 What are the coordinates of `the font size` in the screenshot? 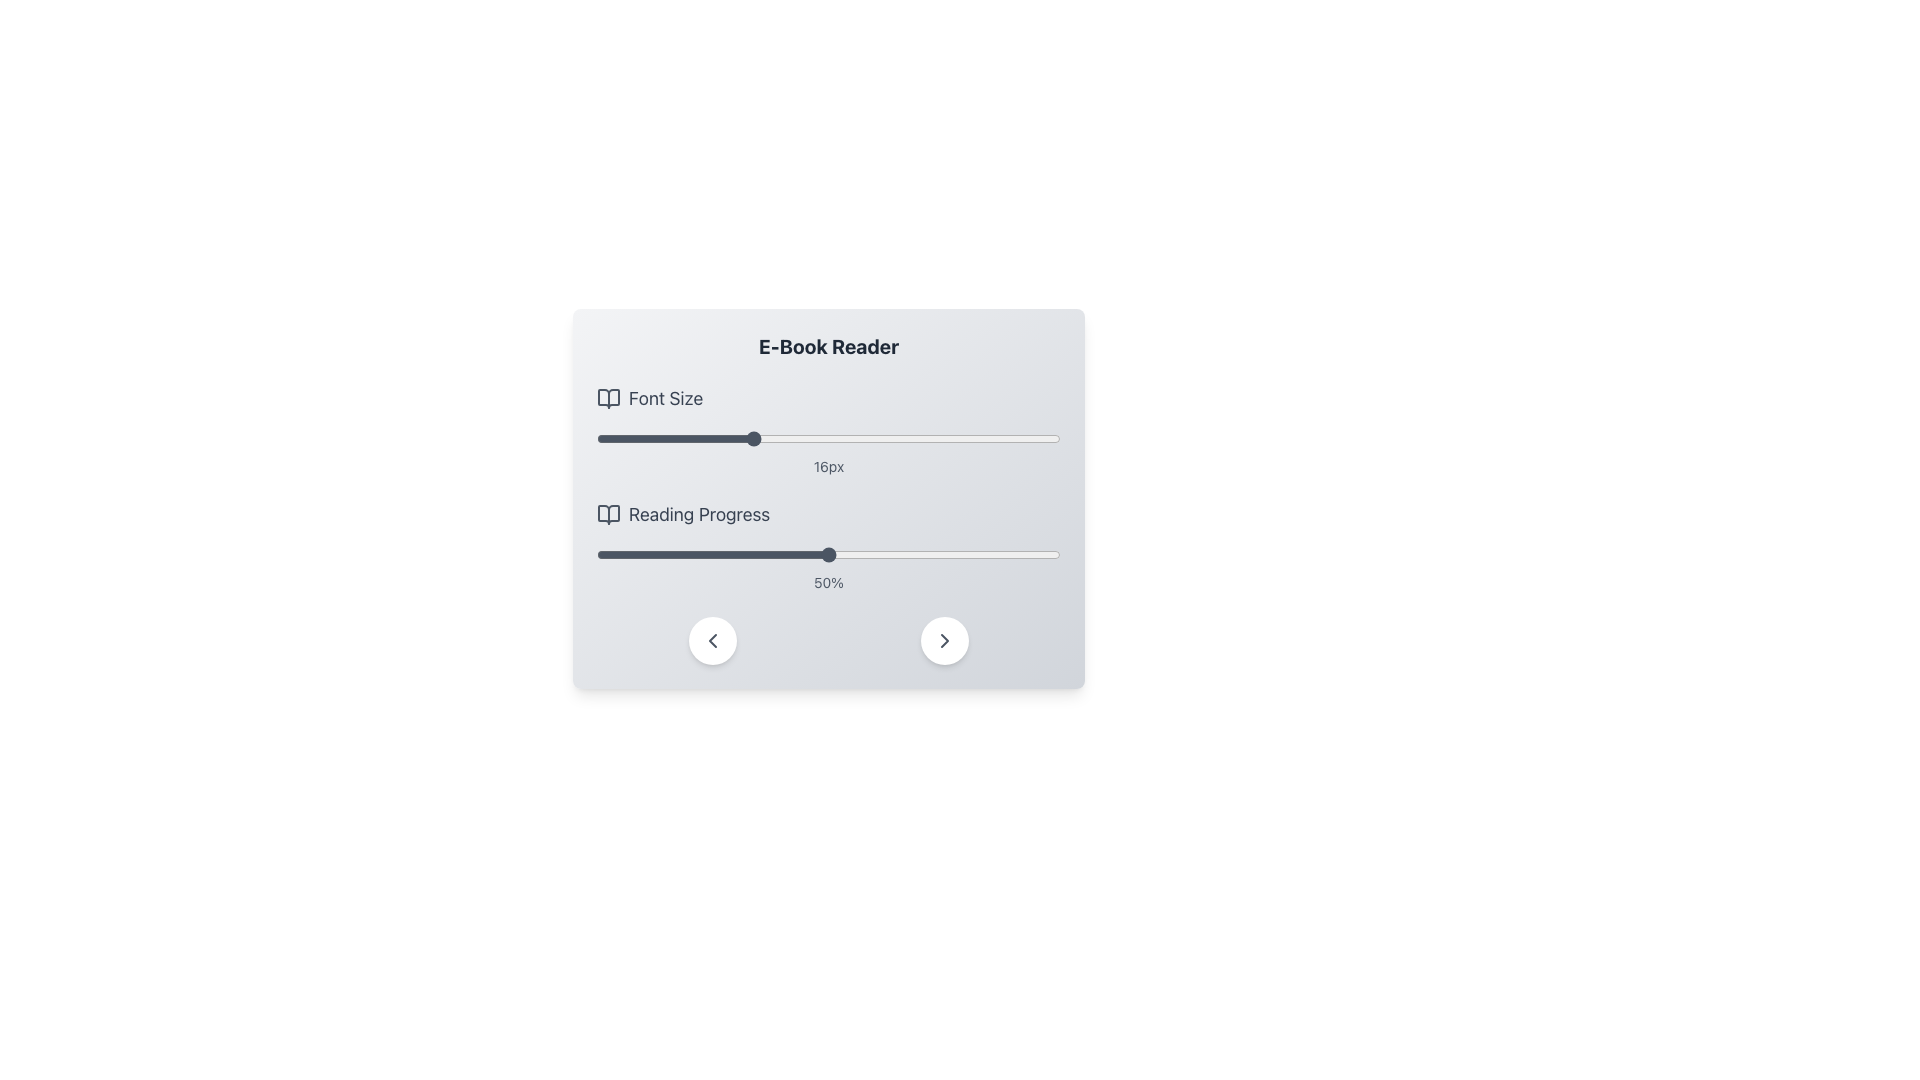 It's located at (944, 438).